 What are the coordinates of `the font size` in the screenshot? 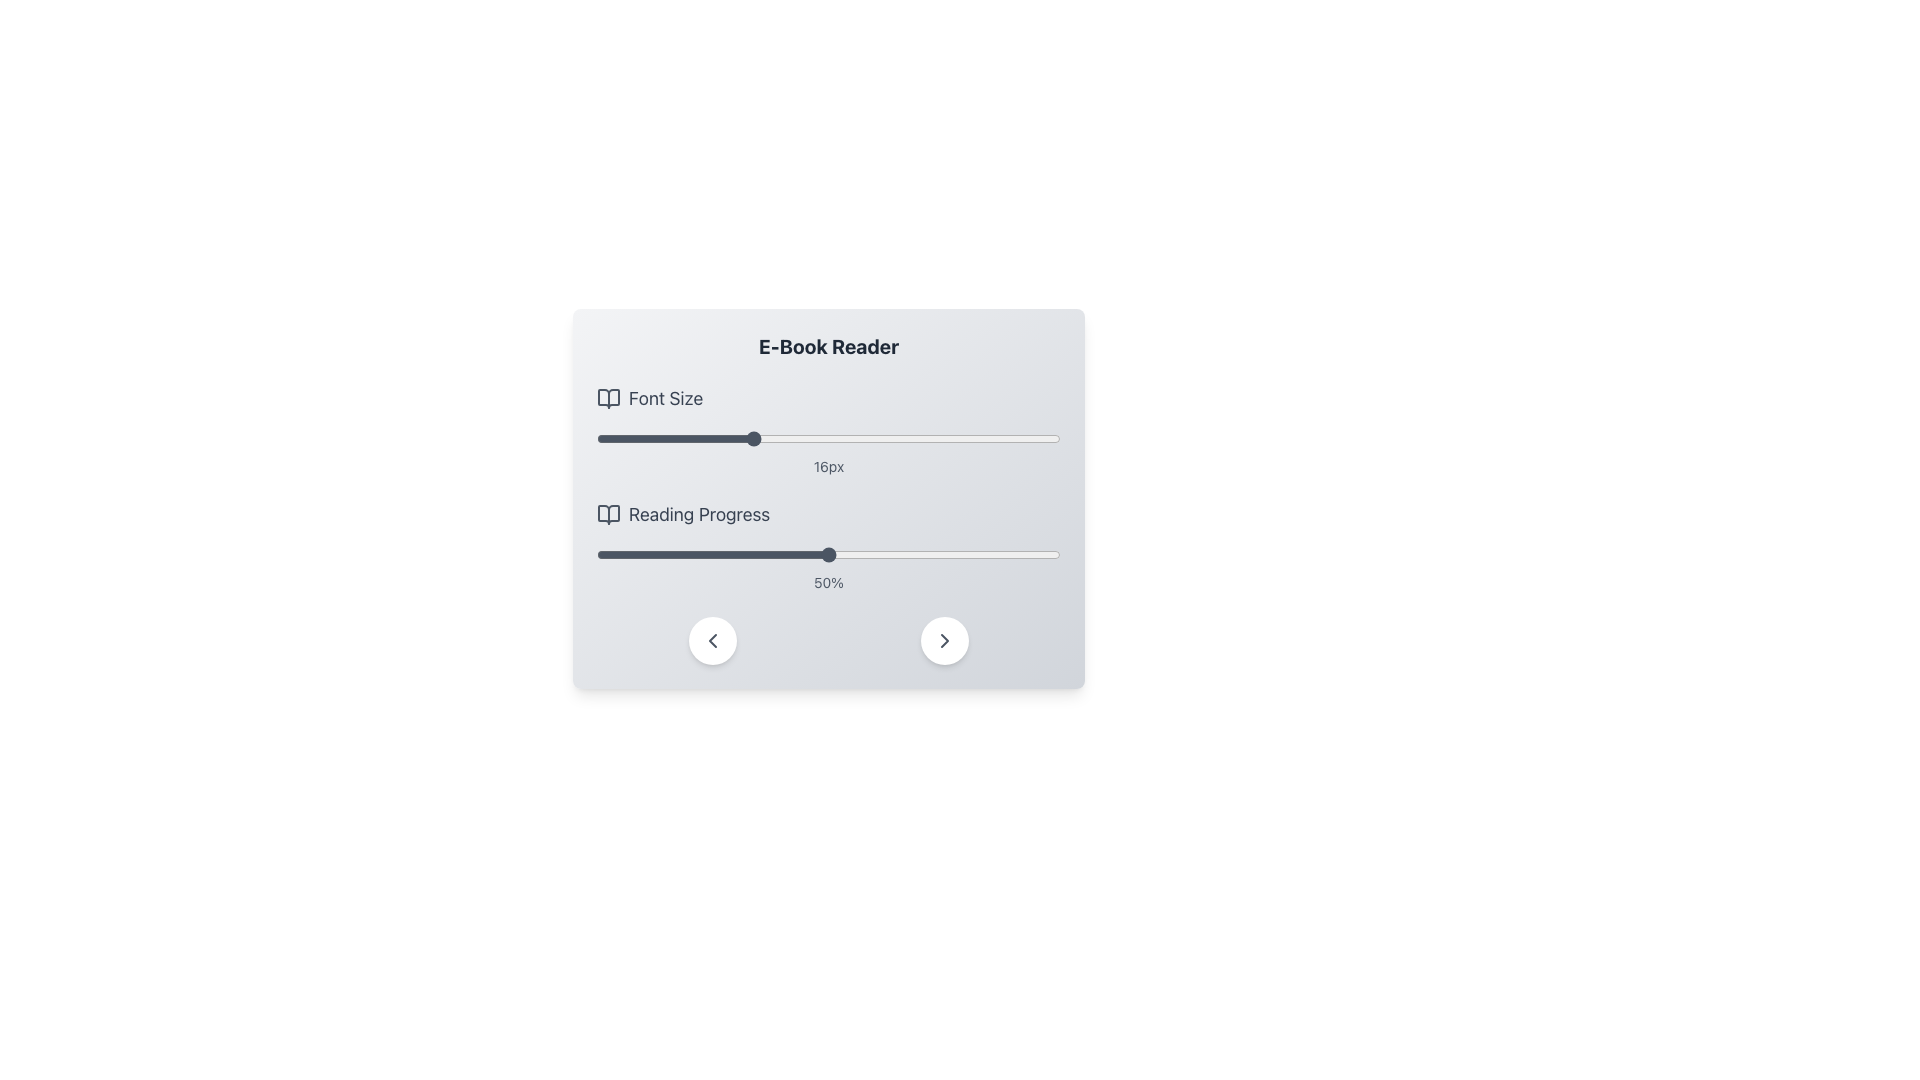 It's located at (944, 438).